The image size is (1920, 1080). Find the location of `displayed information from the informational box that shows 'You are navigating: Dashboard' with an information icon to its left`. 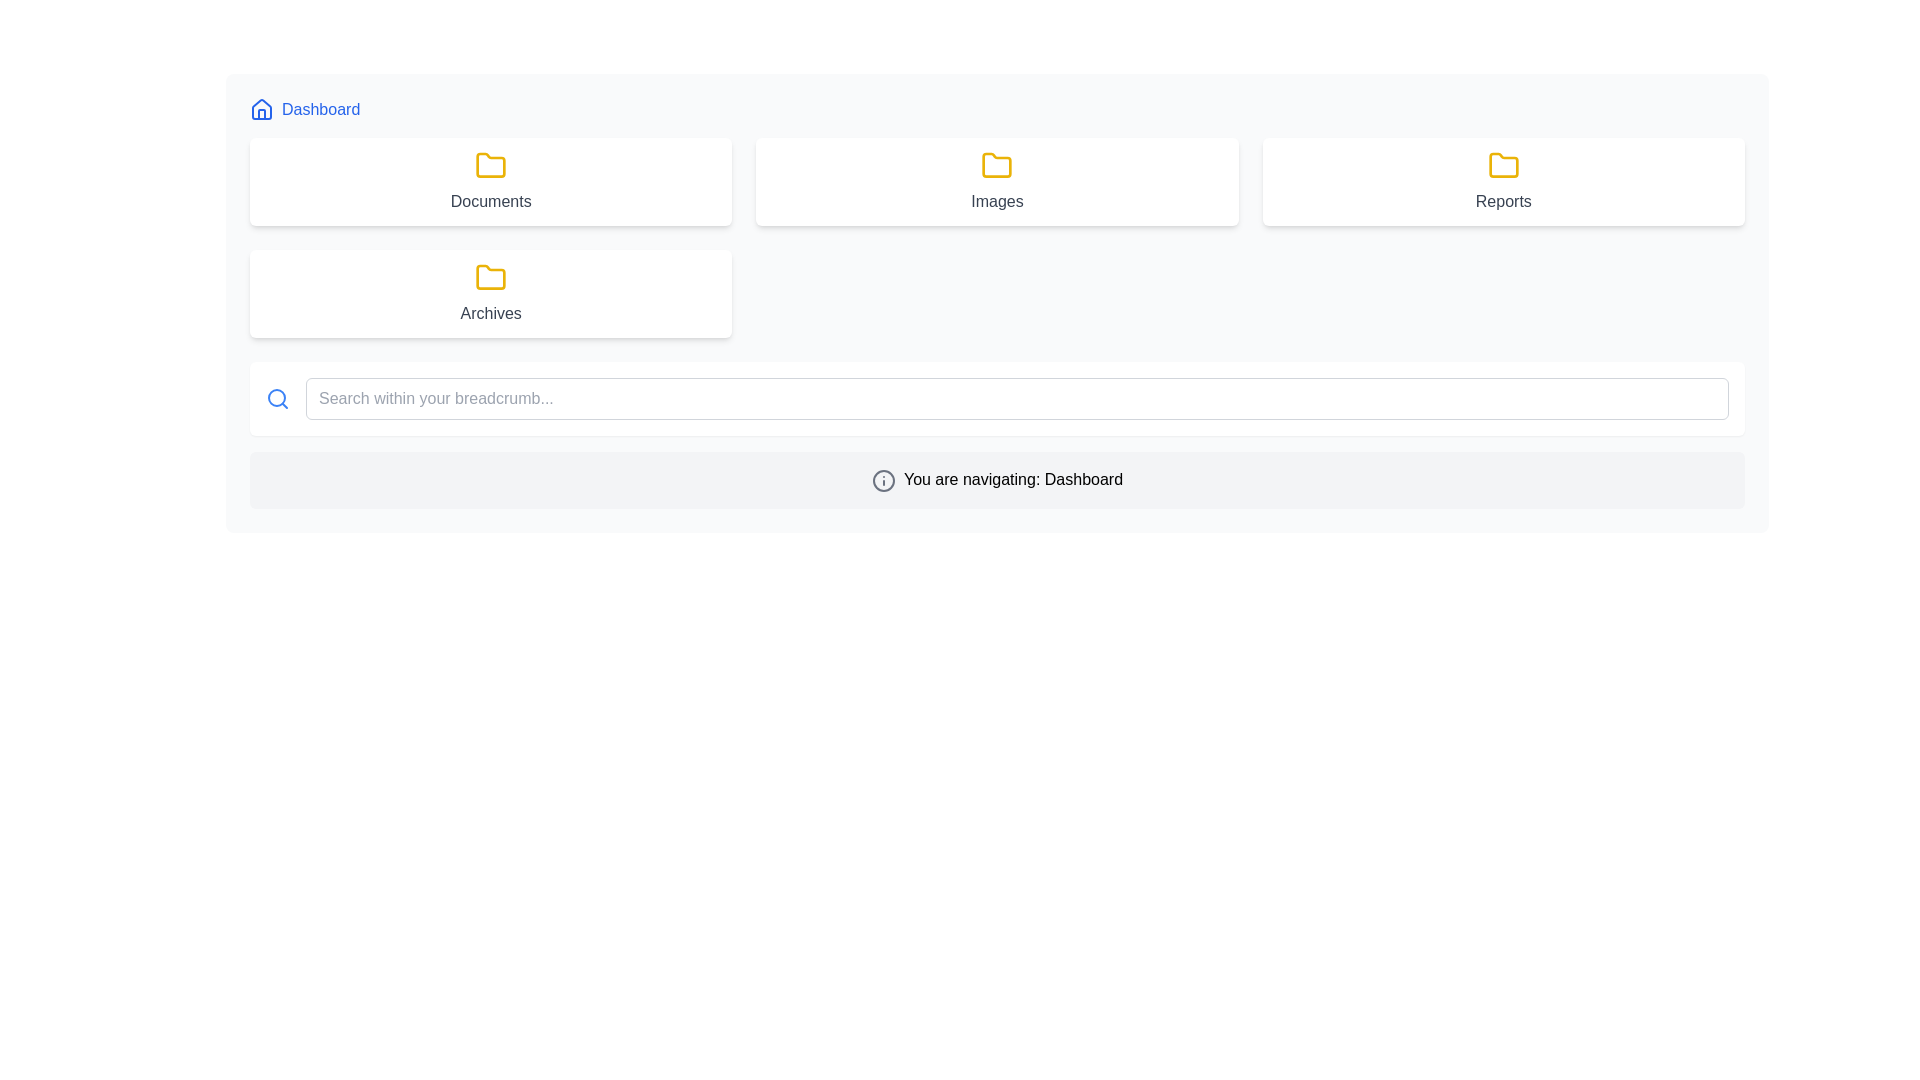

displayed information from the informational box that shows 'You are navigating: Dashboard' with an information icon to its left is located at coordinates (997, 480).